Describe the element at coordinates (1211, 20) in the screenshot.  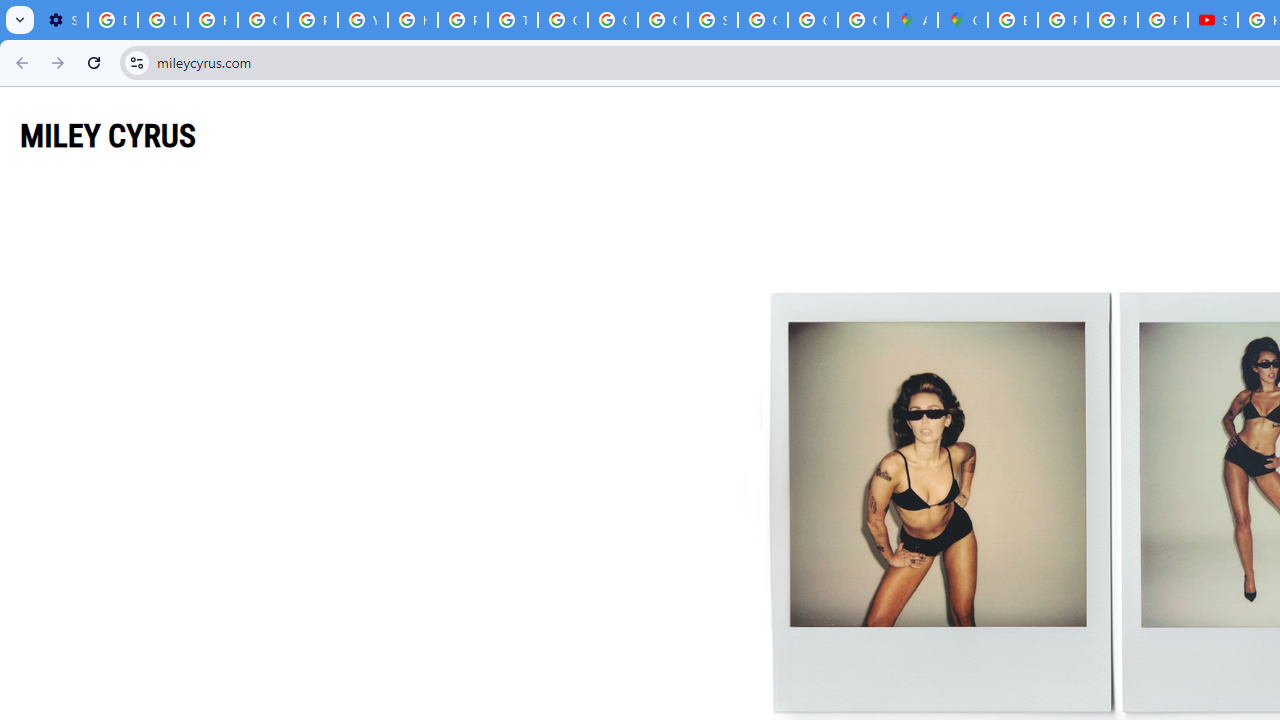
I see `'Subscriptions - YouTube'` at that location.